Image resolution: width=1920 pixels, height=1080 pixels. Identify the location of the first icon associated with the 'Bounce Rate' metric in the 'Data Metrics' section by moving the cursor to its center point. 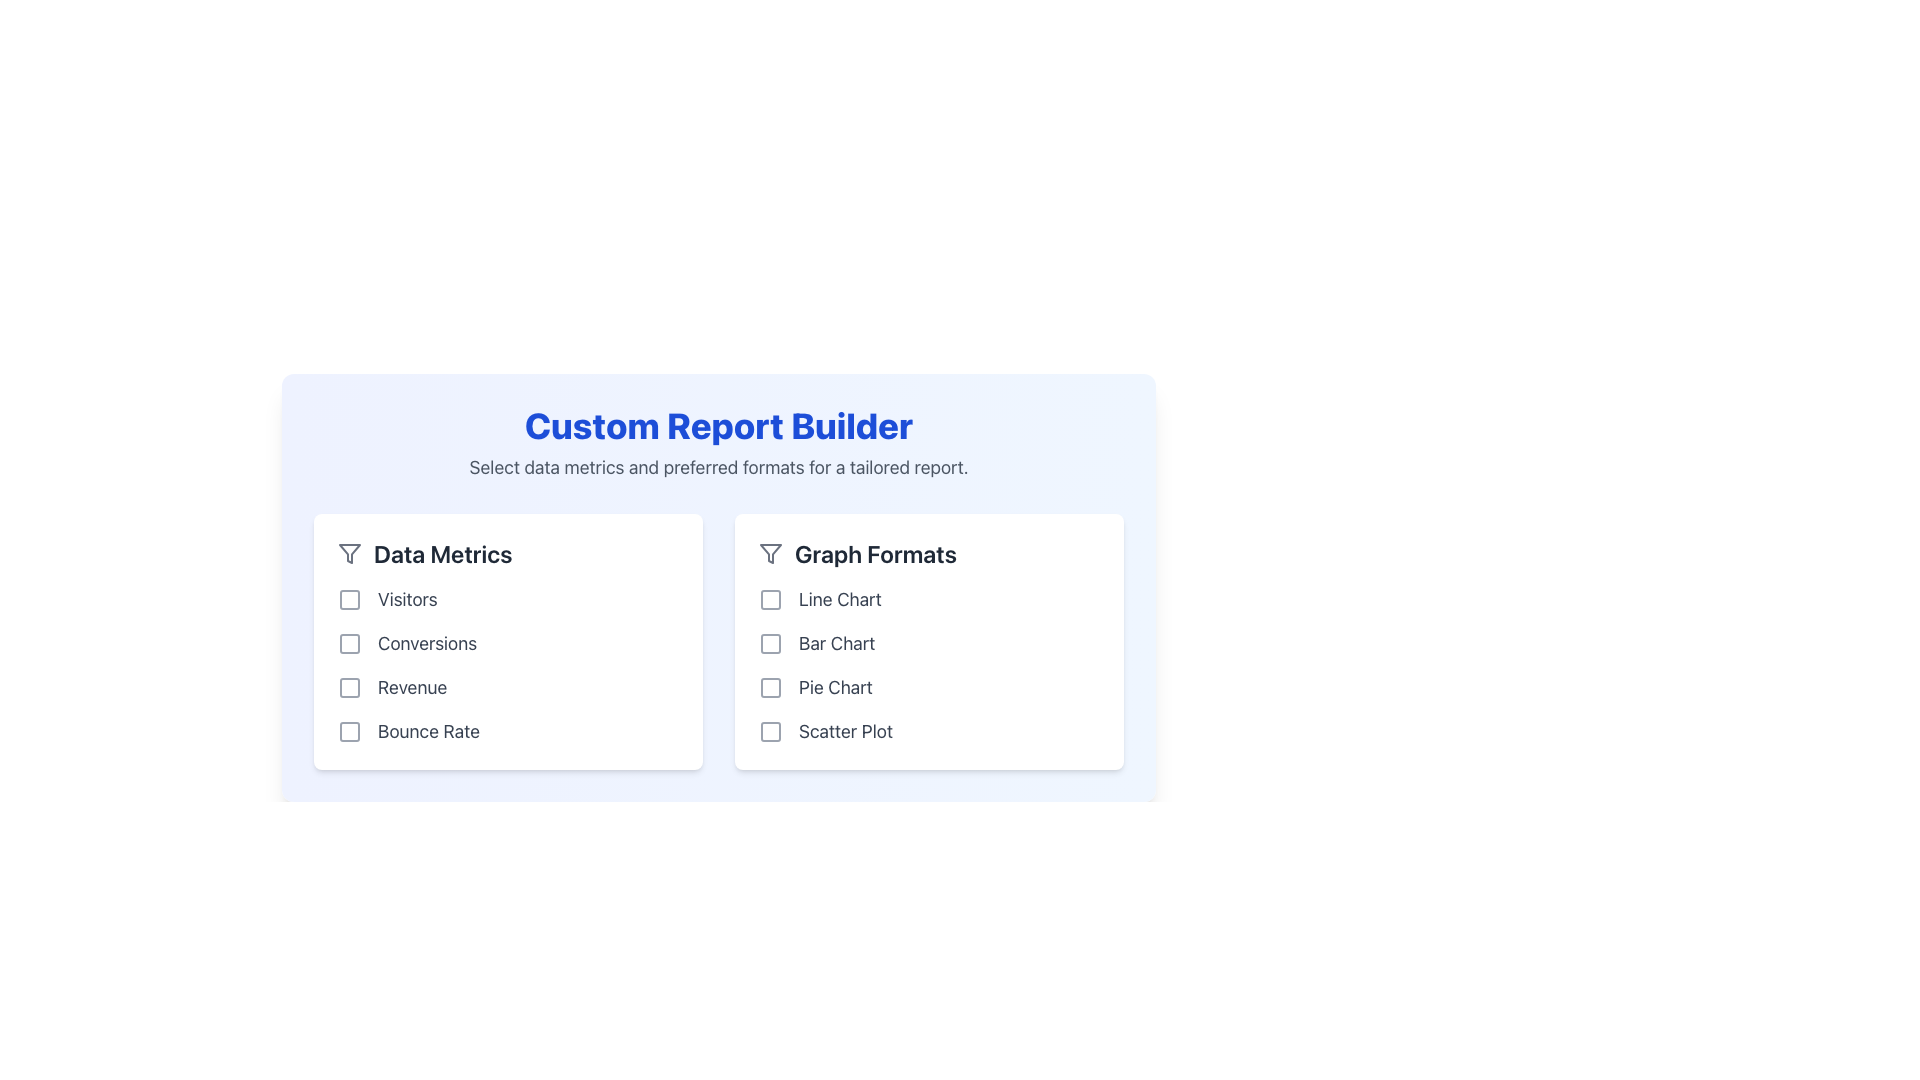
(350, 732).